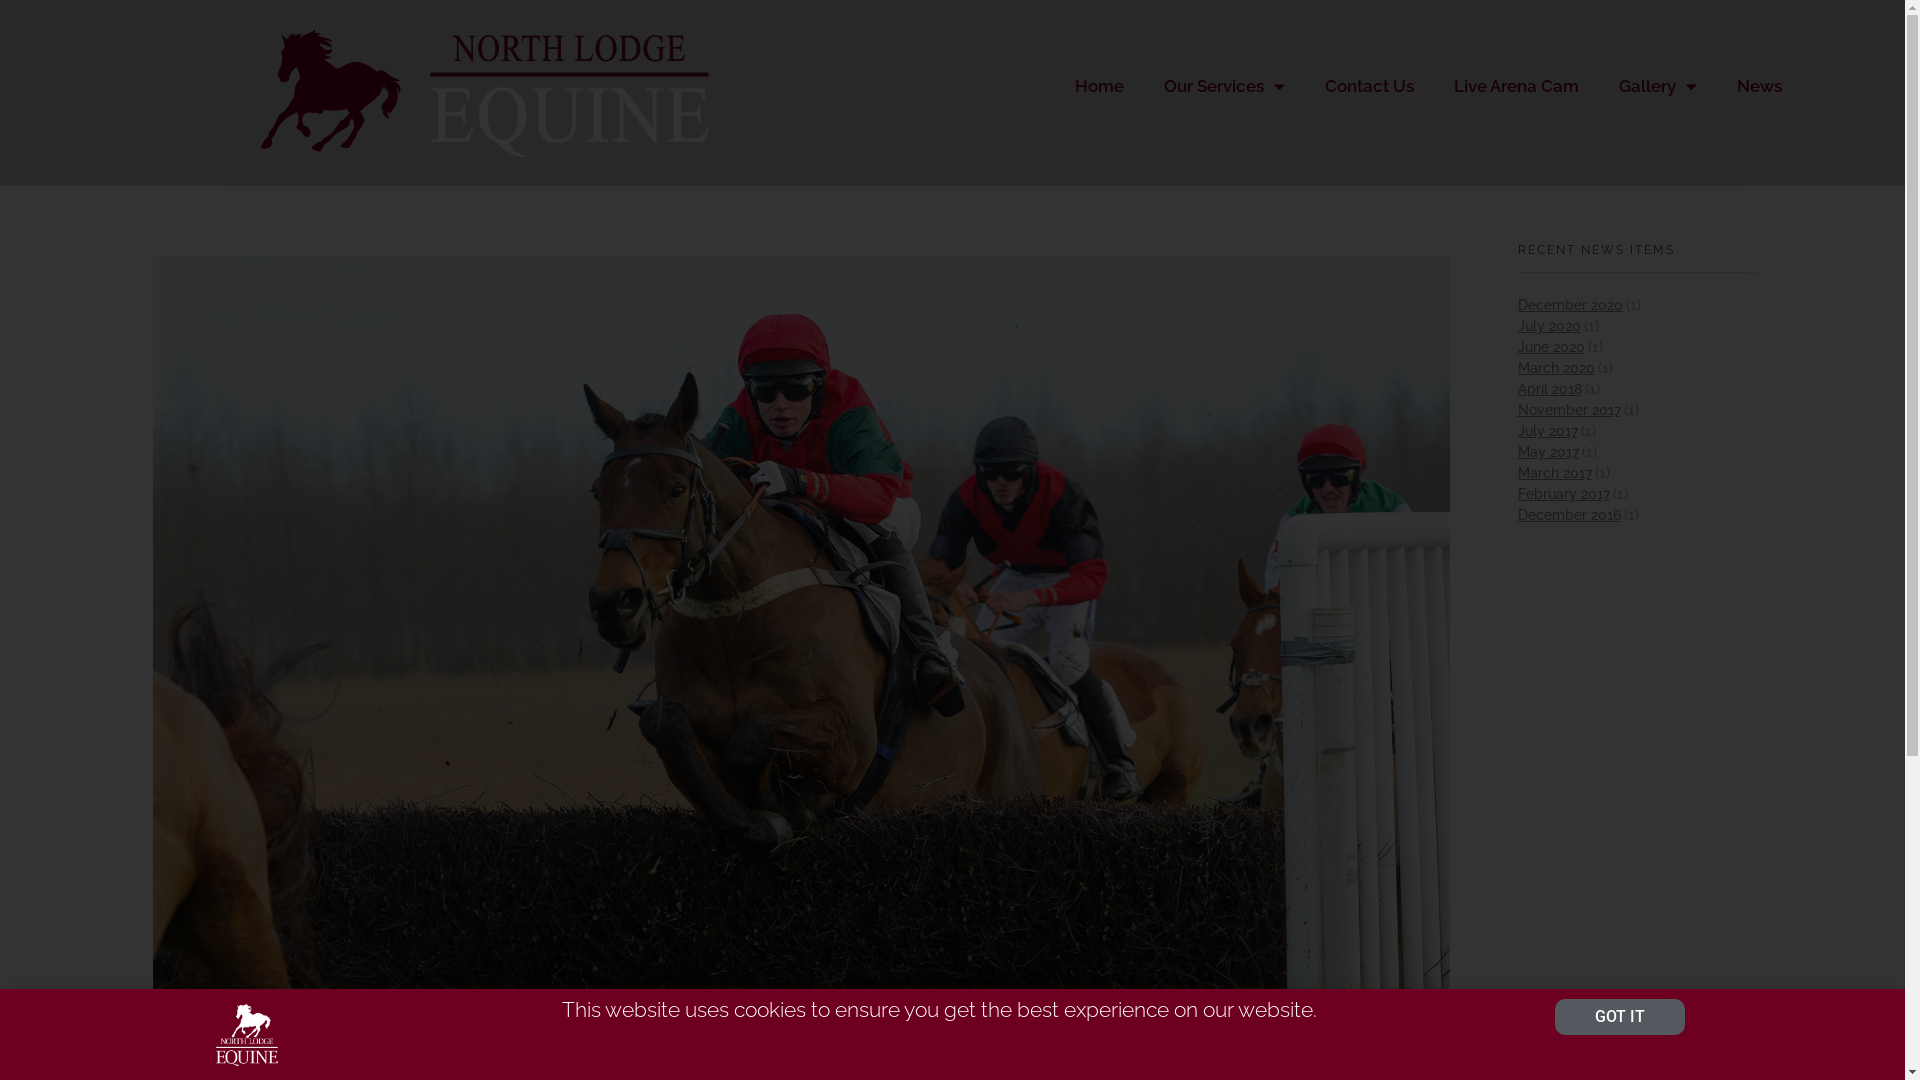 This screenshot has height=1080, width=1920. I want to click on 'February 2017', so click(1563, 493).